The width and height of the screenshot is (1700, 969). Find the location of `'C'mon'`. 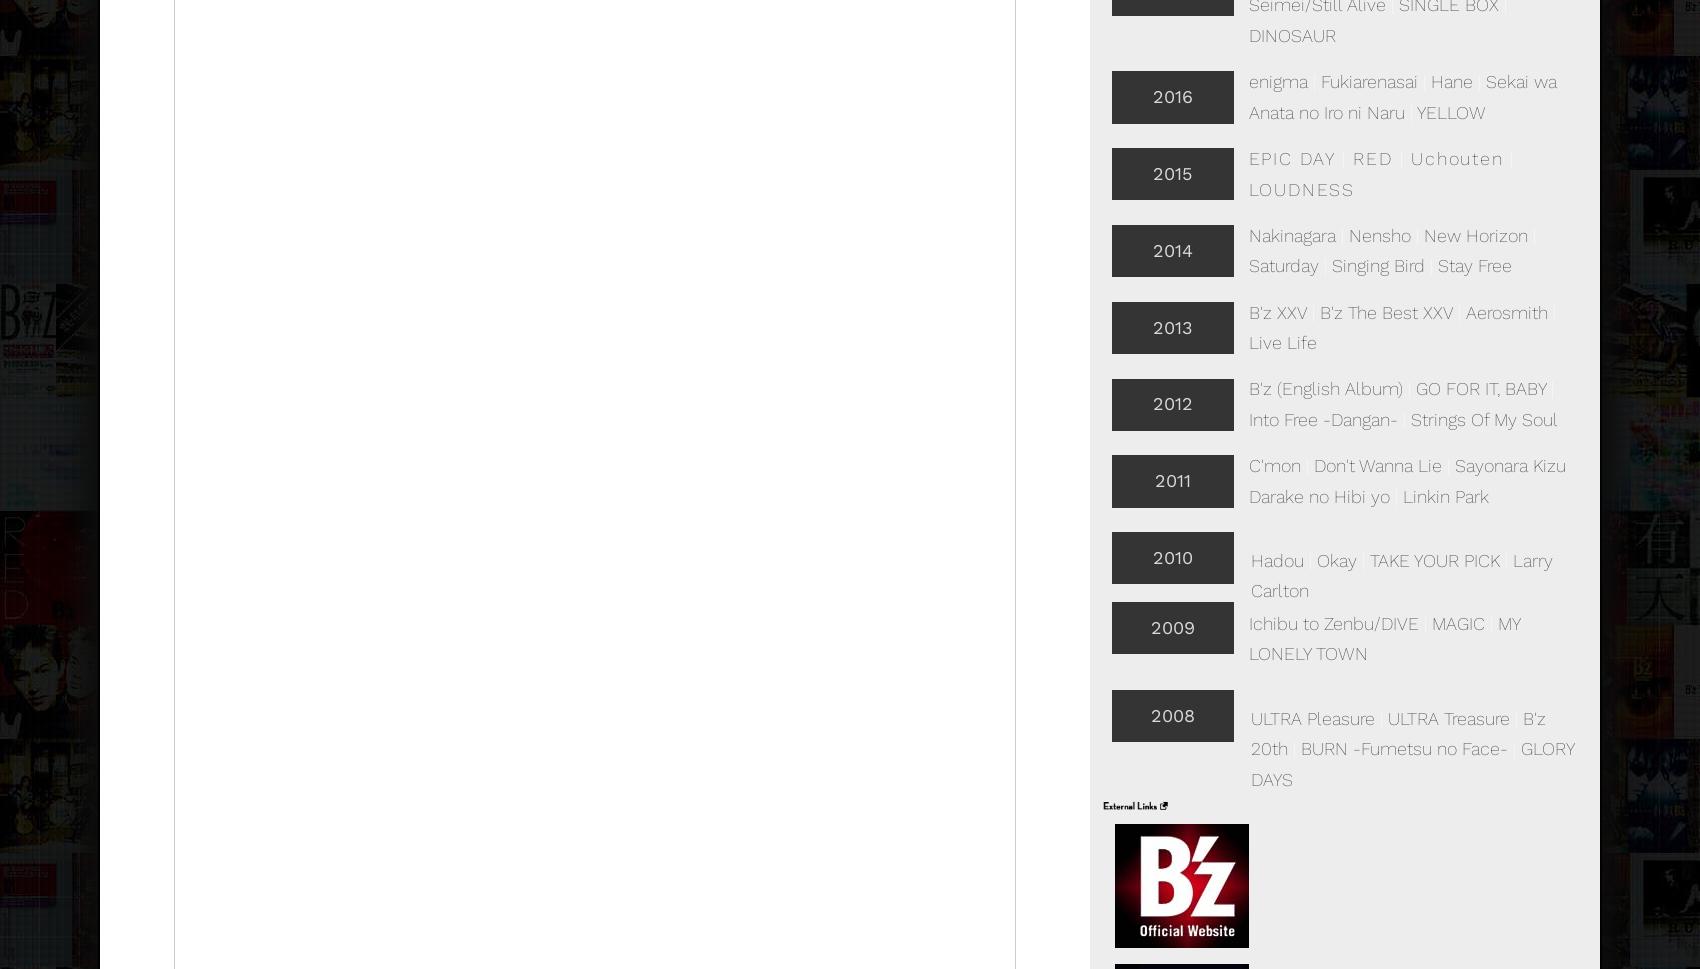

'C'mon' is located at coordinates (1272, 465).